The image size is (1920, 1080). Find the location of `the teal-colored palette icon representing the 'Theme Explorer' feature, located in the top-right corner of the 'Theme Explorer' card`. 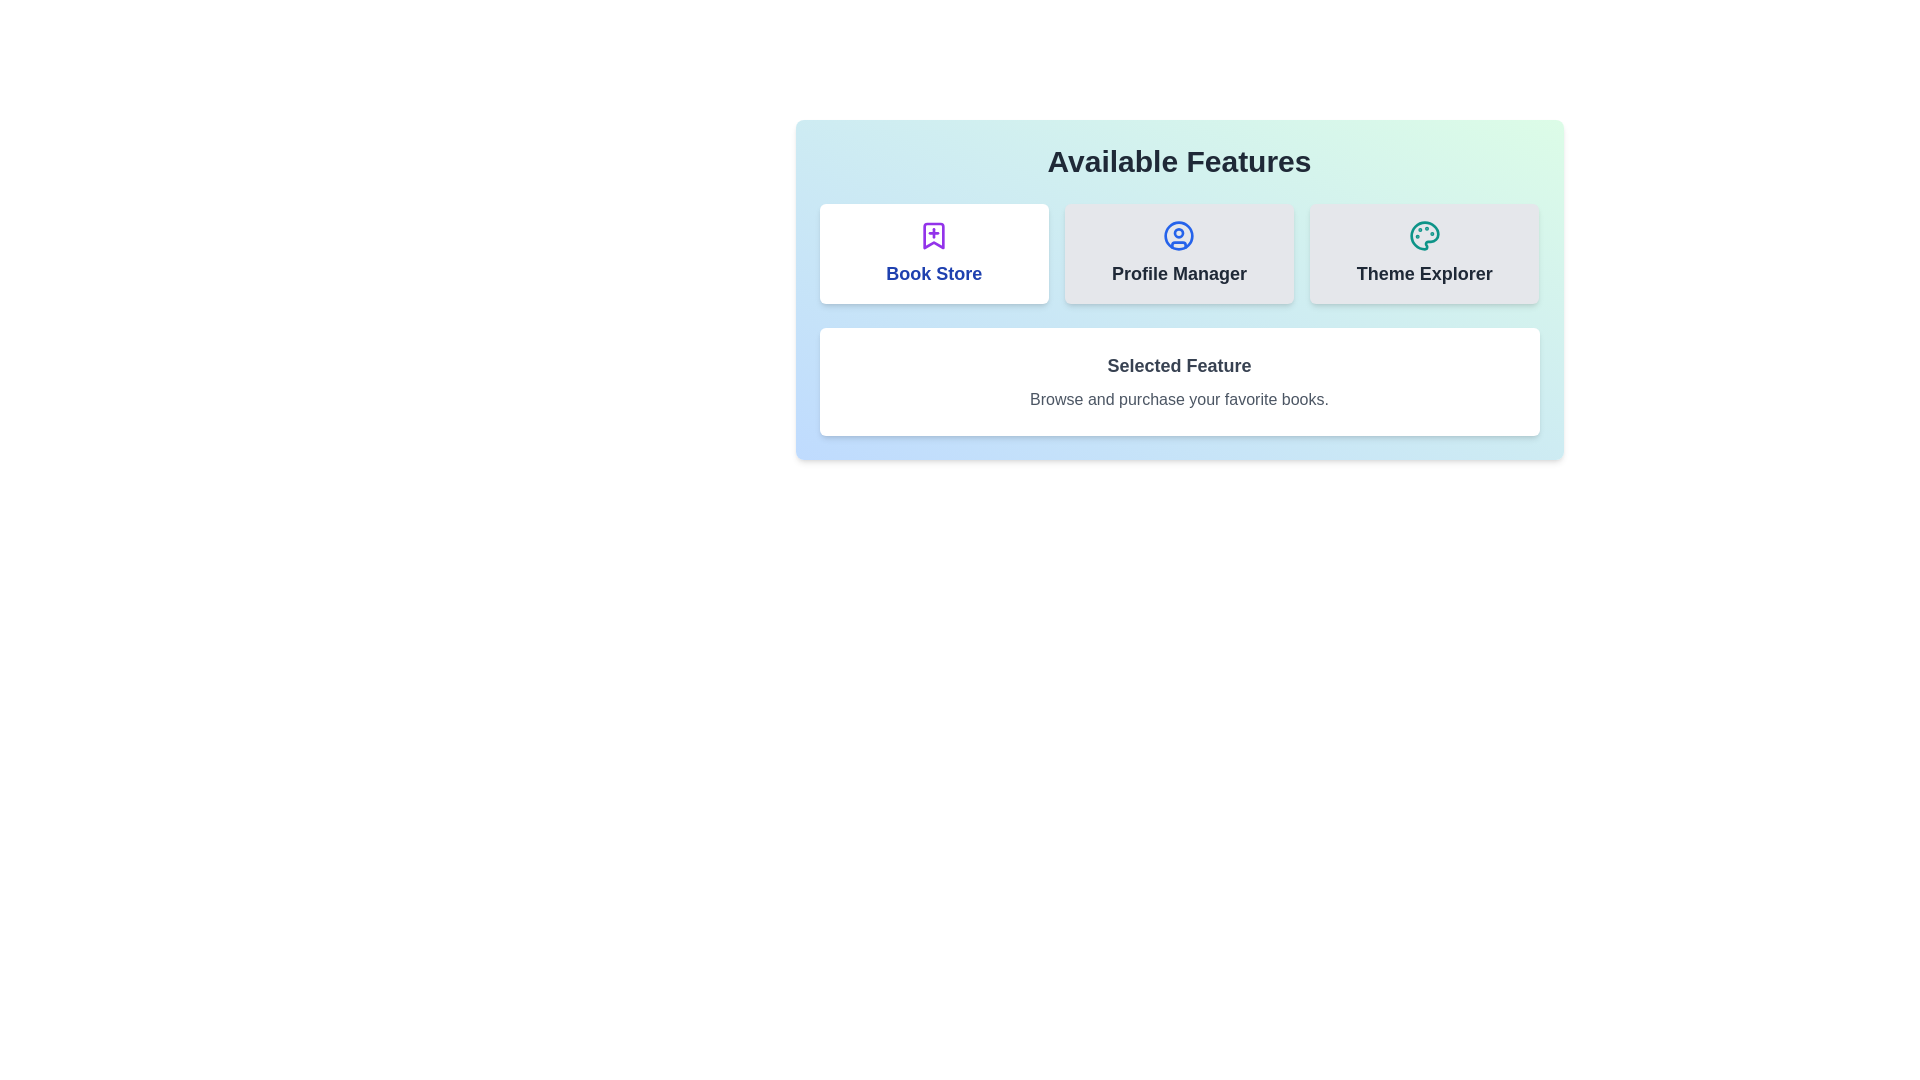

the teal-colored palette icon representing the 'Theme Explorer' feature, located in the top-right corner of the 'Theme Explorer' card is located at coordinates (1423, 234).